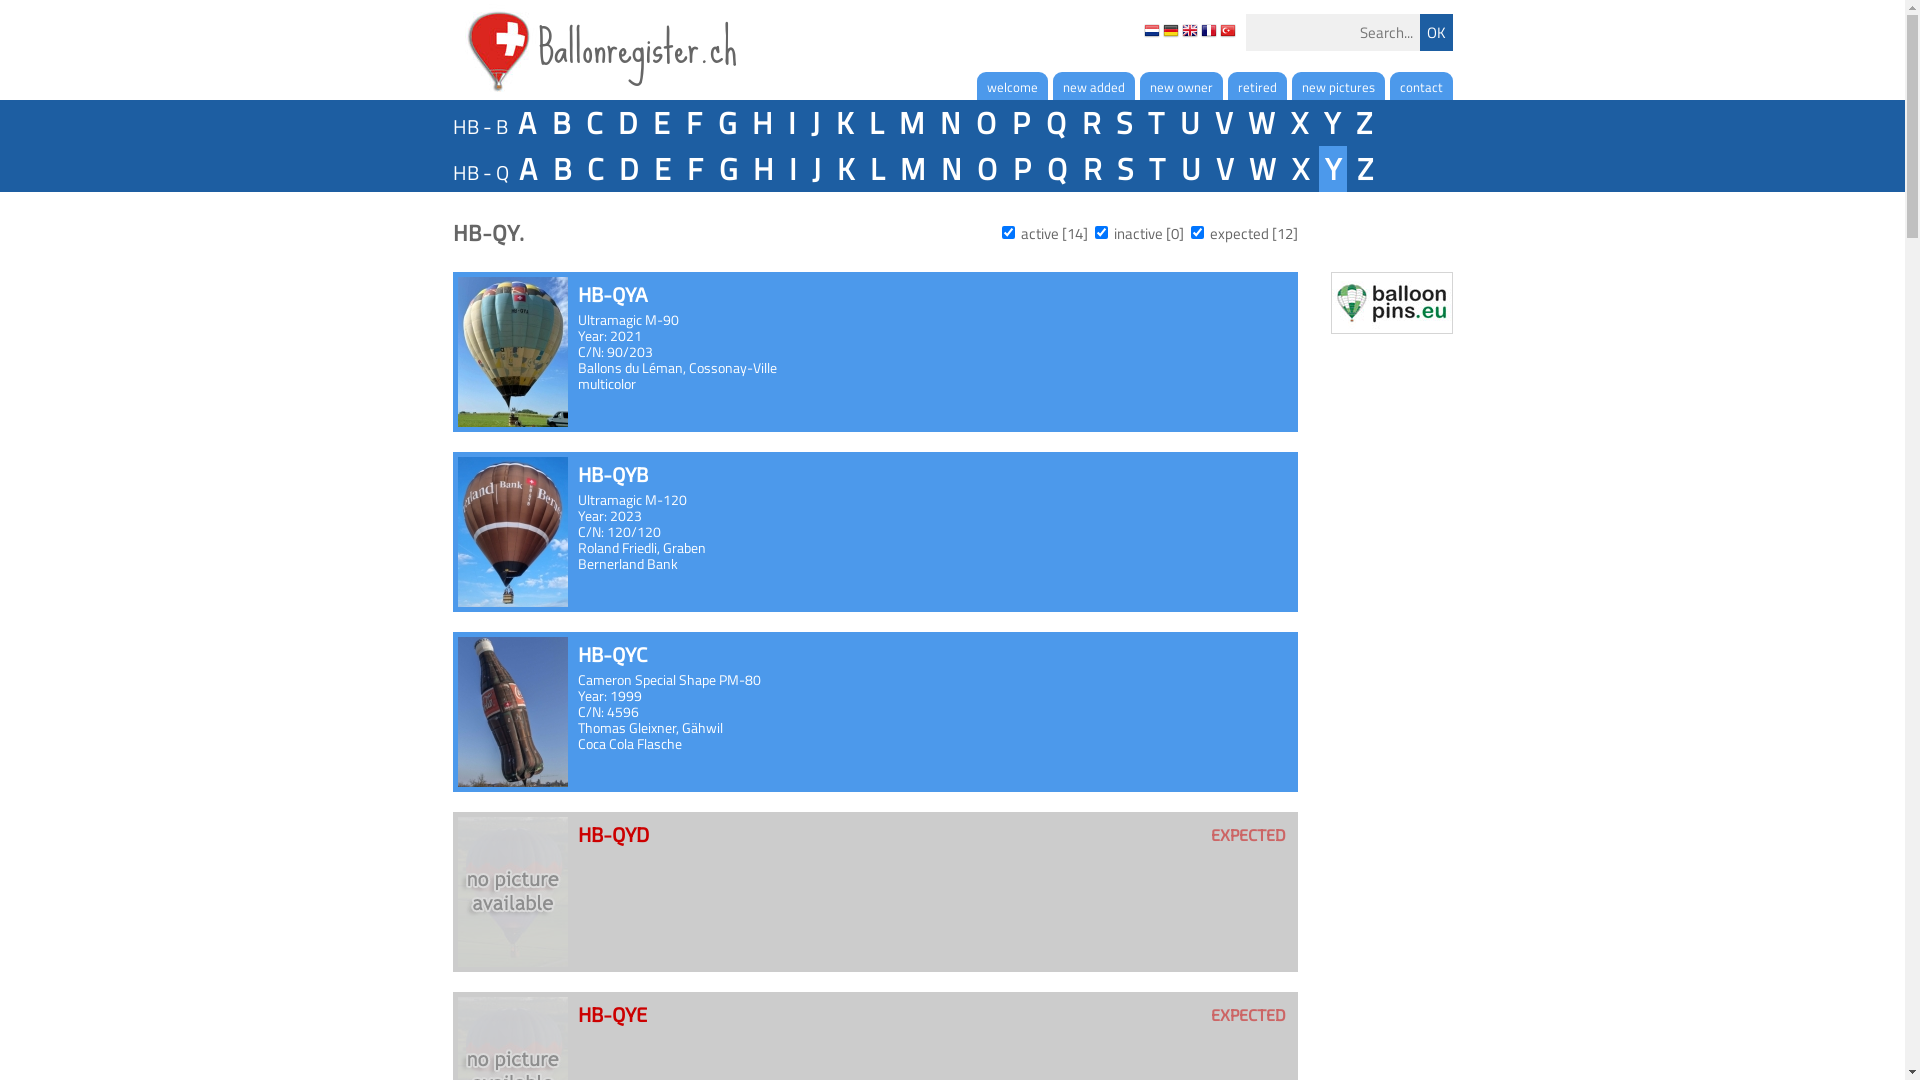 The image size is (1920, 1080). I want to click on 'D', so click(626, 123).